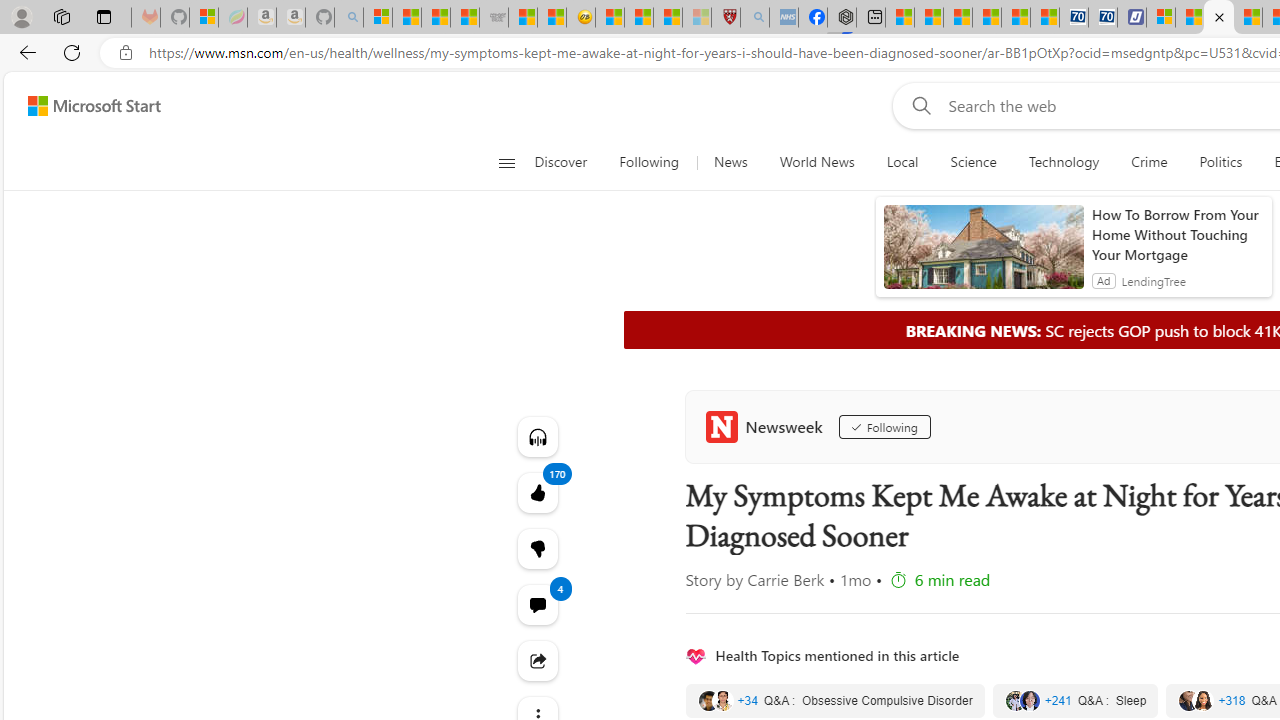  I want to click on 'Open navigation menu', so click(506, 162).